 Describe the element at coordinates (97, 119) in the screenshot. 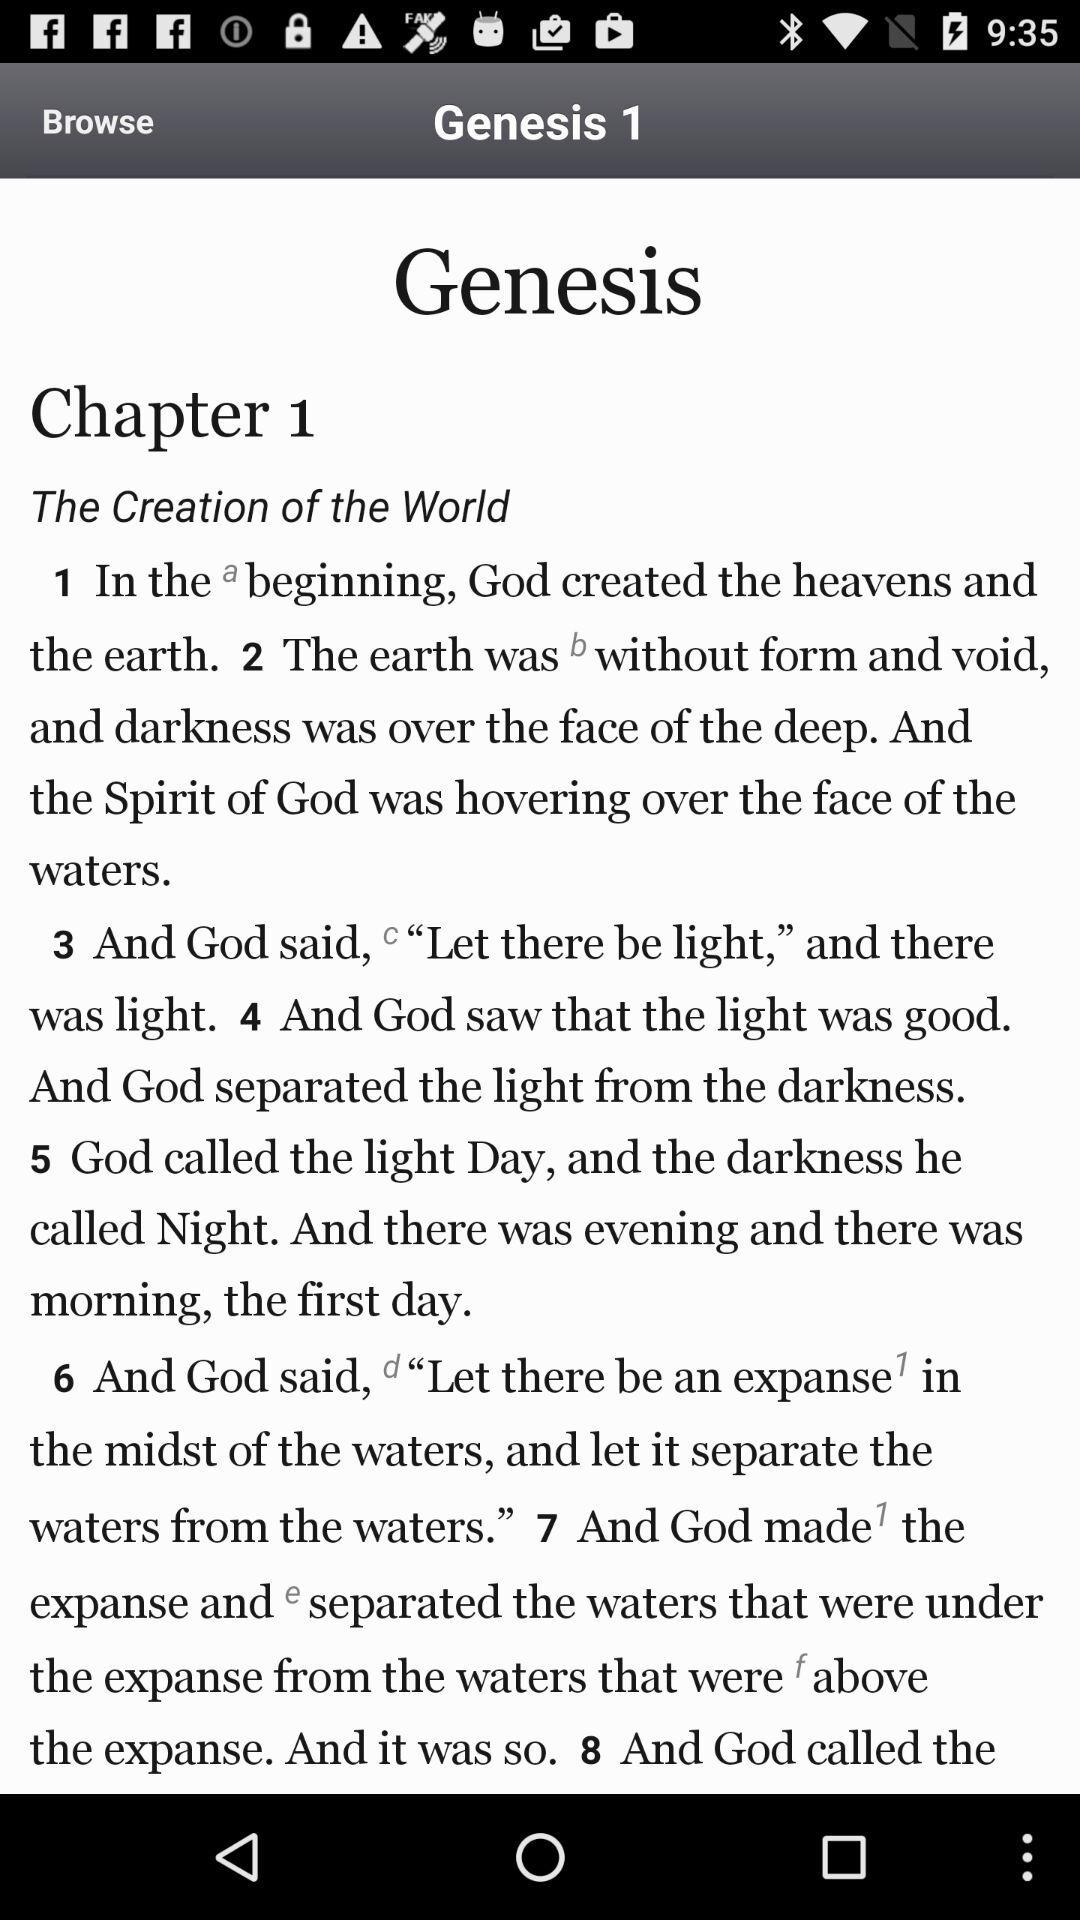

I see `item next to the genesis 1` at that location.